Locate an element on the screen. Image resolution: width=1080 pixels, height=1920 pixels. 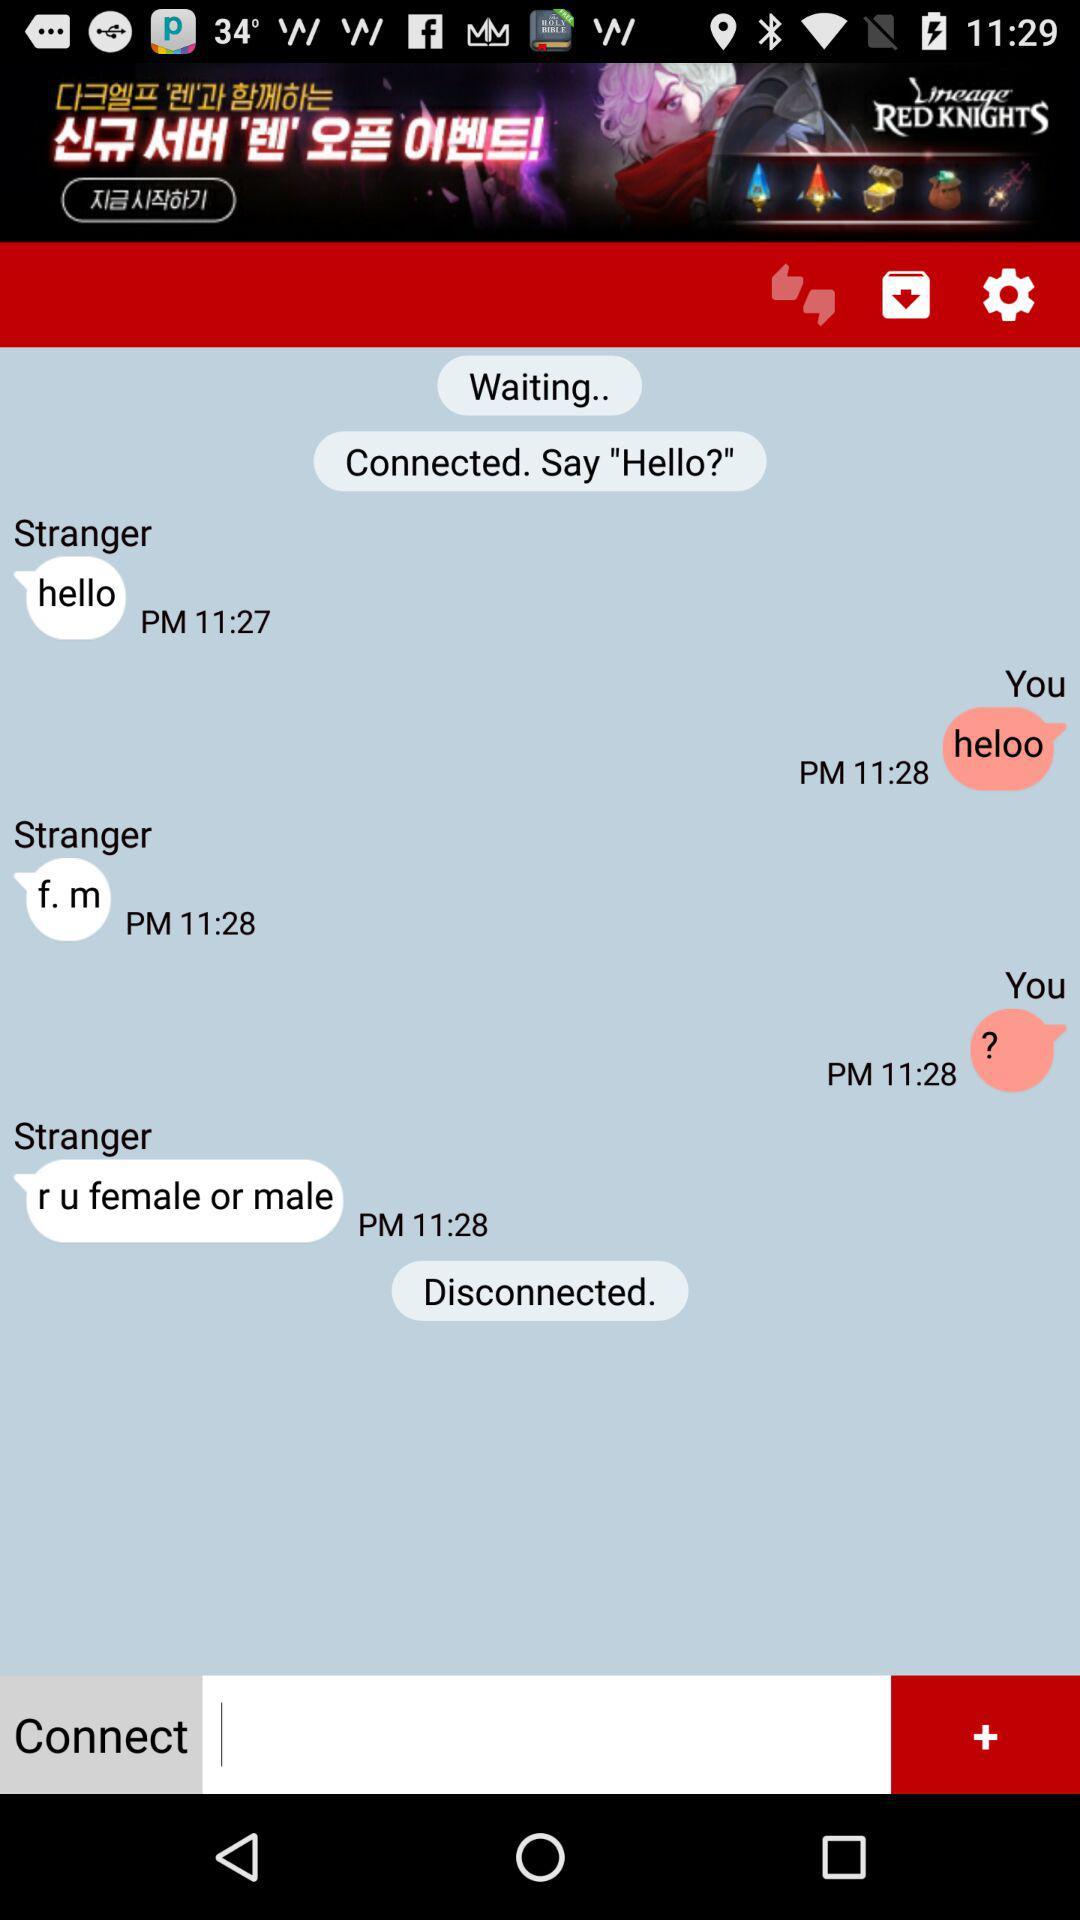
heloo icon is located at coordinates (1004, 748).